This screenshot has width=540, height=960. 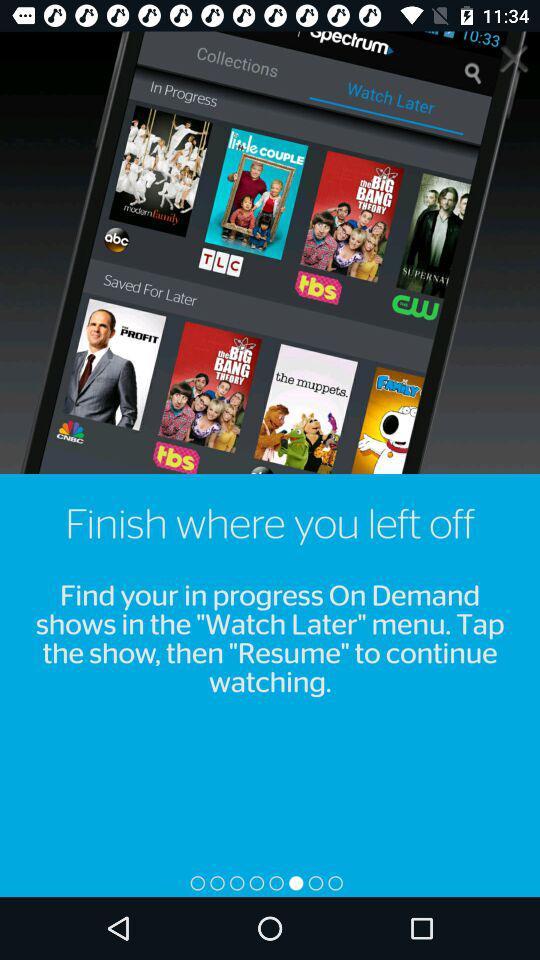 I want to click on it, so click(x=513, y=56).